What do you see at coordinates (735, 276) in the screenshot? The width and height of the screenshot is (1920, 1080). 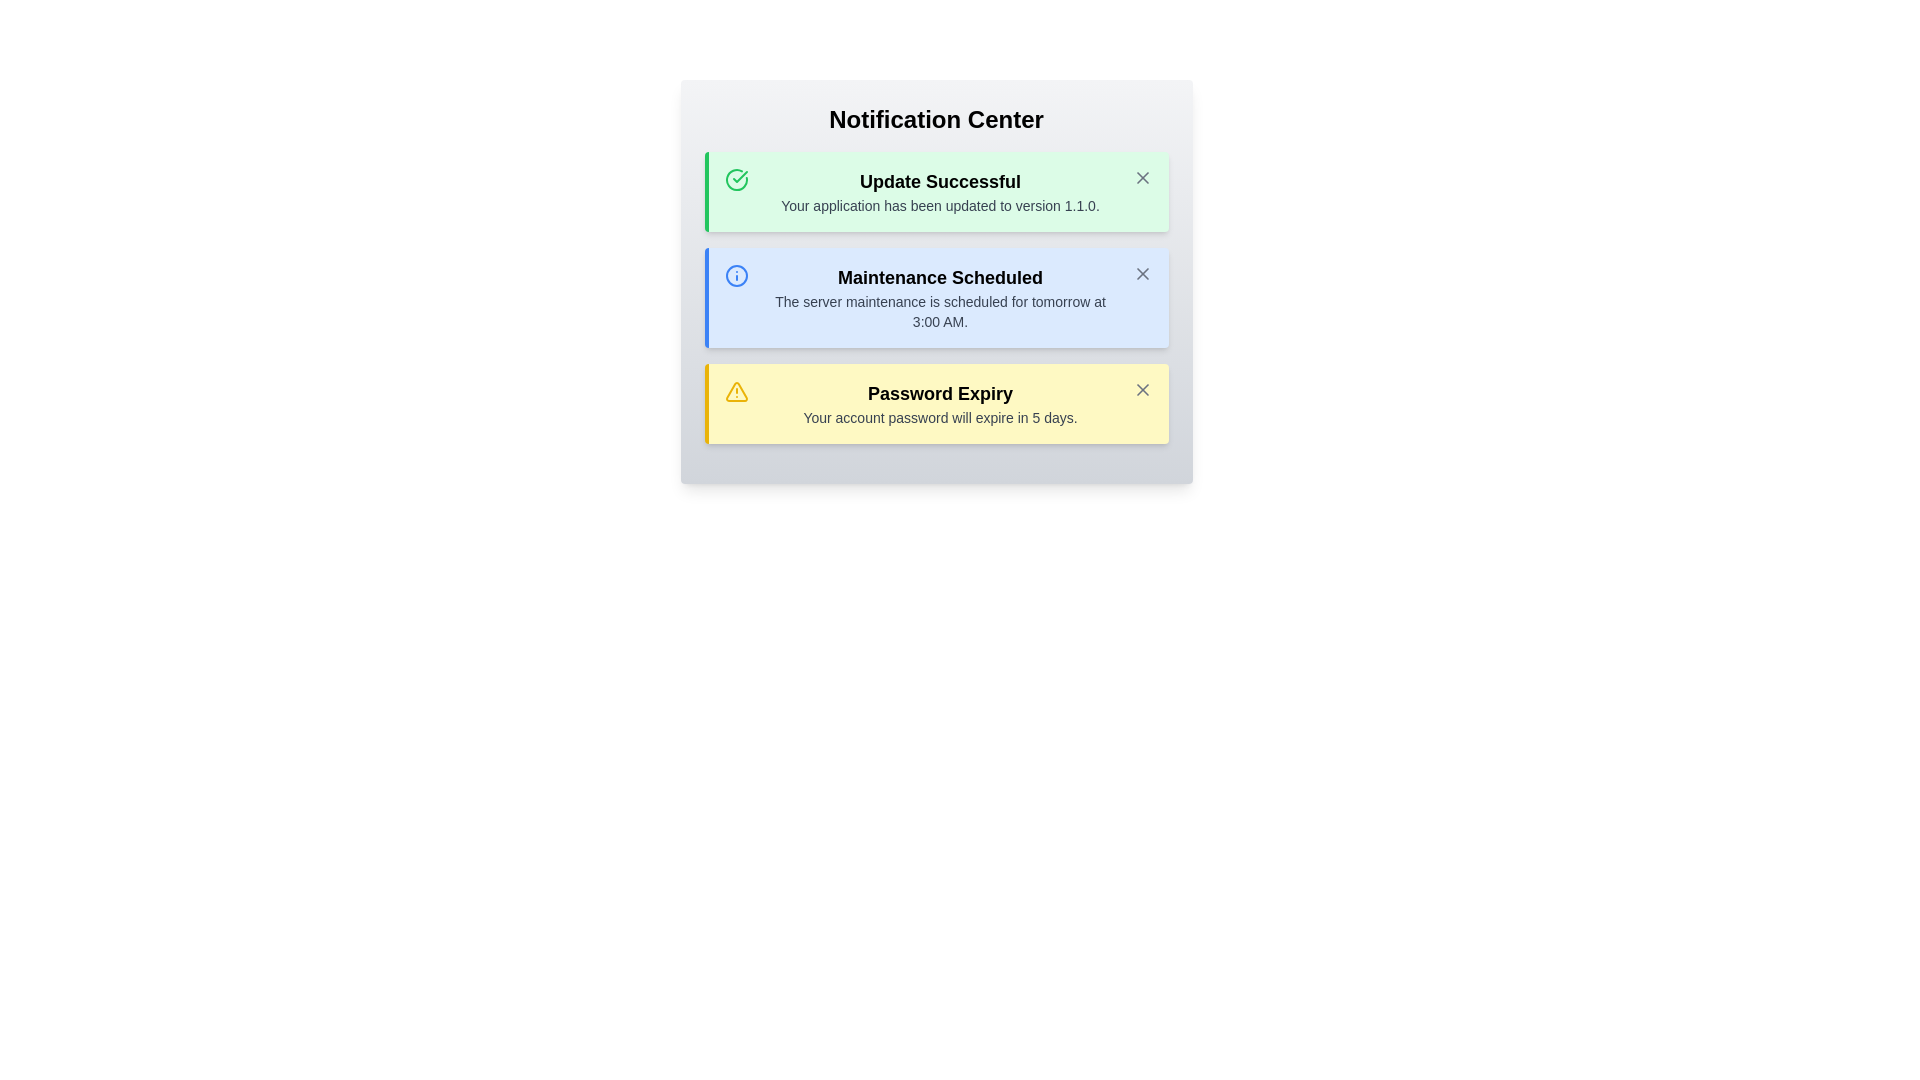 I see `the circular SVG icon indicating 'Maintenance Scheduled' located in the second notification entry of the notification center, positioned to the left of the corresponding text` at bounding box center [735, 276].